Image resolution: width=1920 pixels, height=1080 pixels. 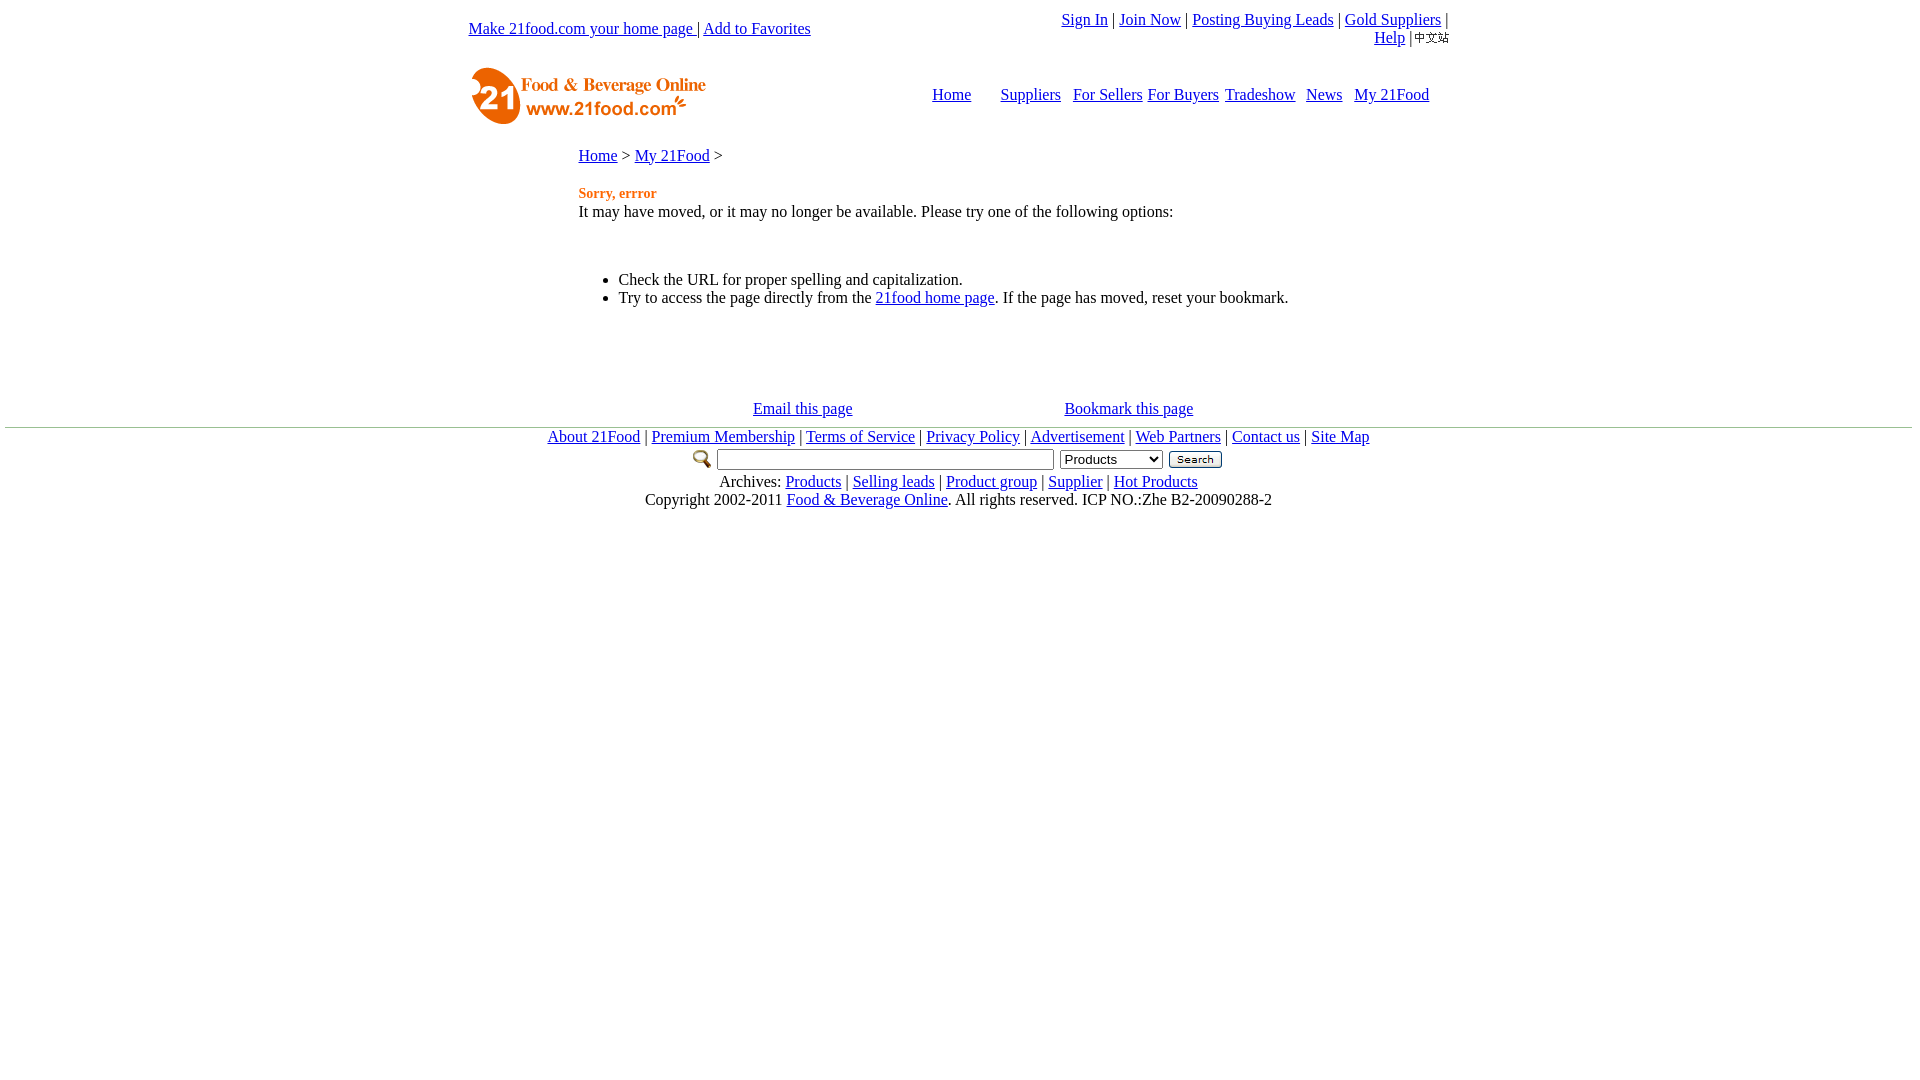 What do you see at coordinates (1191, 19) in the screenshot?
I see `'Posting Buying Leads'` at bounding box center [1191, 19].